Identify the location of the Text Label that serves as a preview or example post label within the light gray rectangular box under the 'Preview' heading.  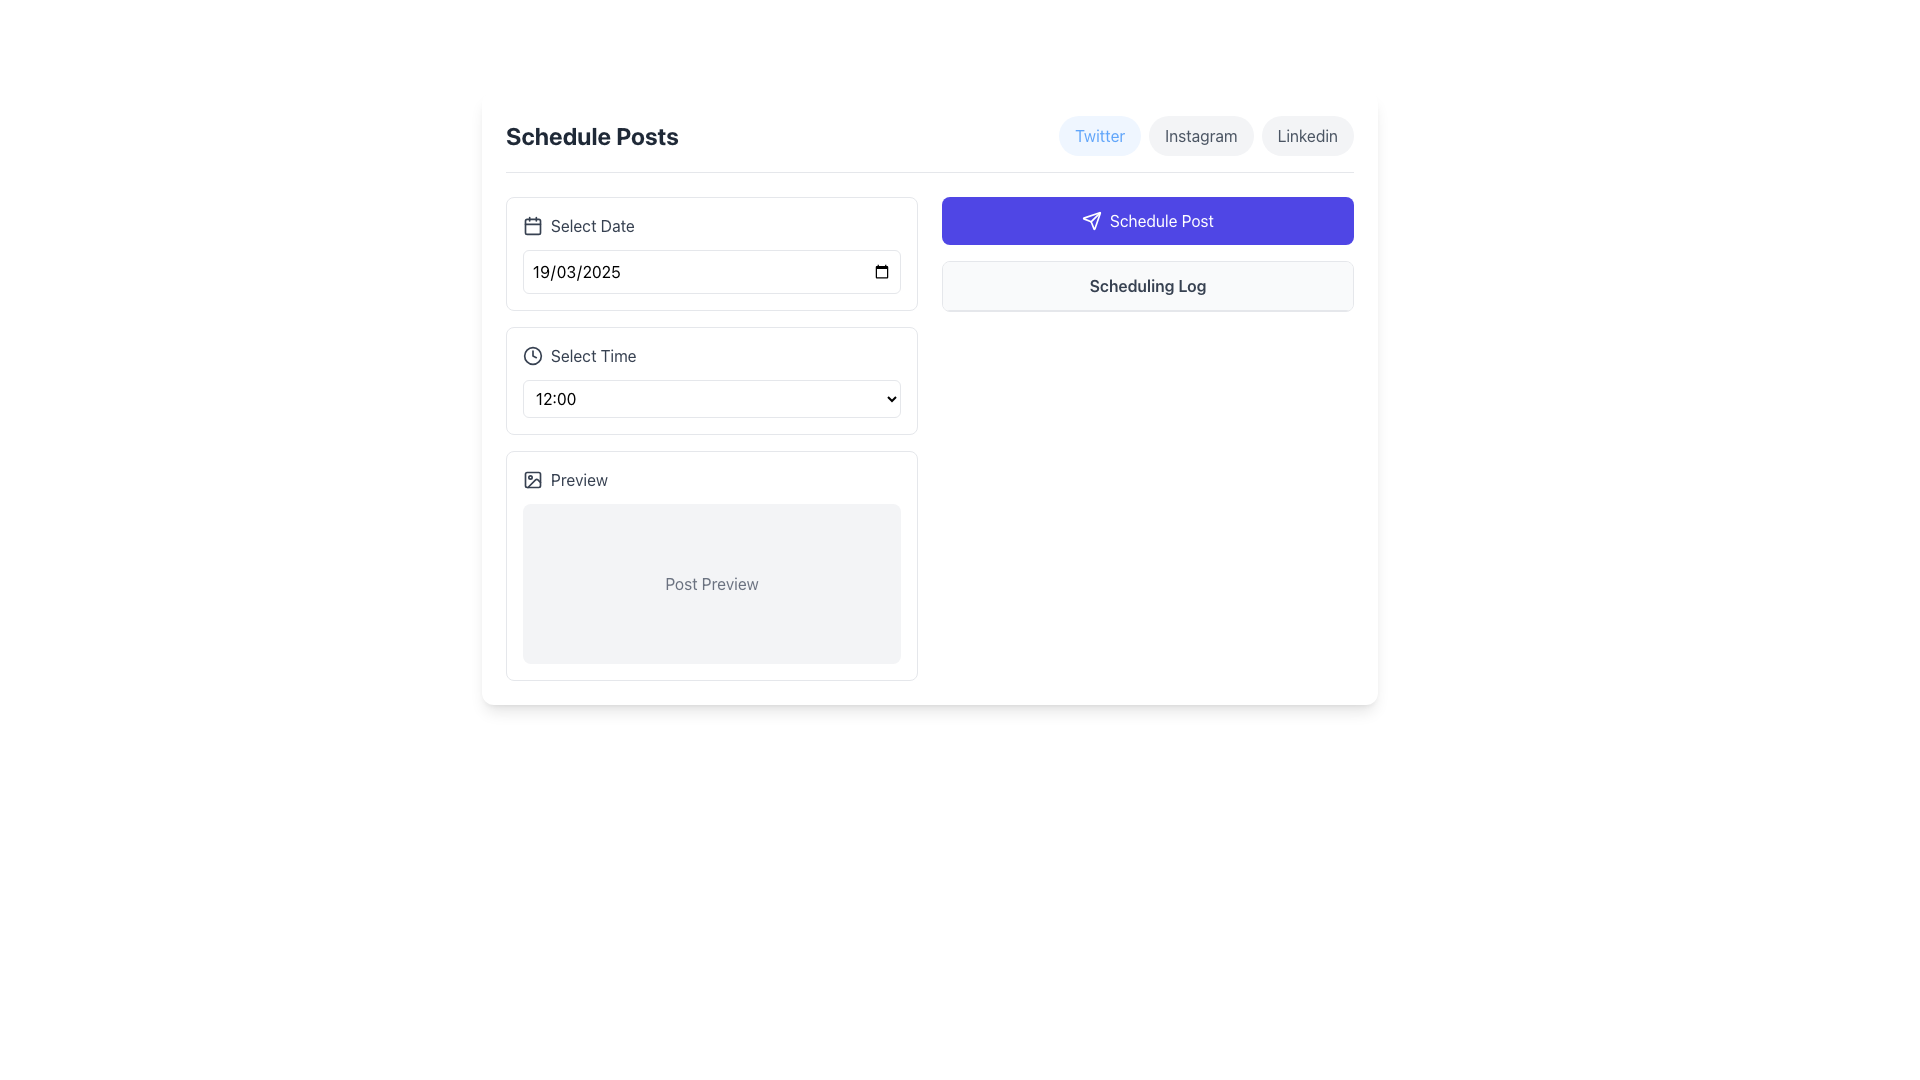
(711, 583).